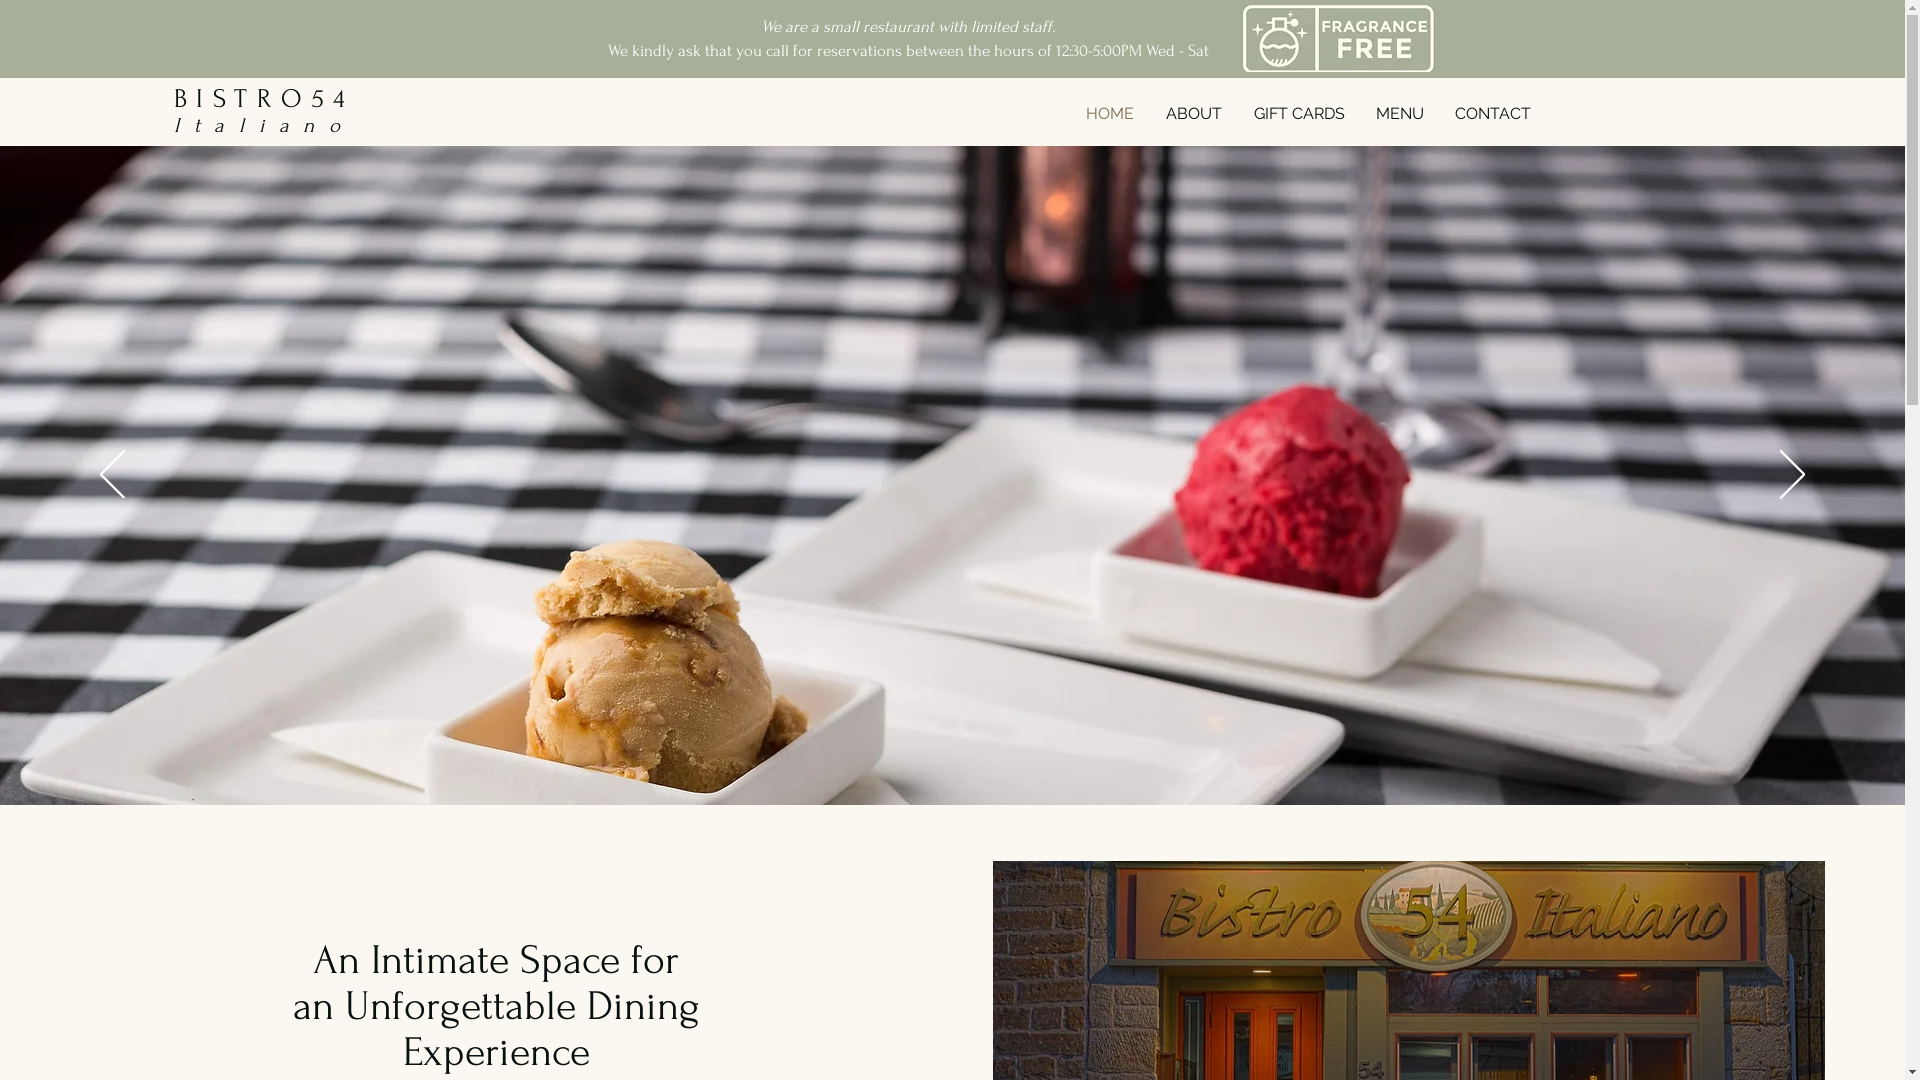 The height and width of the screenshot is (1080, 1920). What do you see at coordinates (1298, 114) in the screenshot?
I see `'GIFT CARDS'` at bounding box center [1298, 114].